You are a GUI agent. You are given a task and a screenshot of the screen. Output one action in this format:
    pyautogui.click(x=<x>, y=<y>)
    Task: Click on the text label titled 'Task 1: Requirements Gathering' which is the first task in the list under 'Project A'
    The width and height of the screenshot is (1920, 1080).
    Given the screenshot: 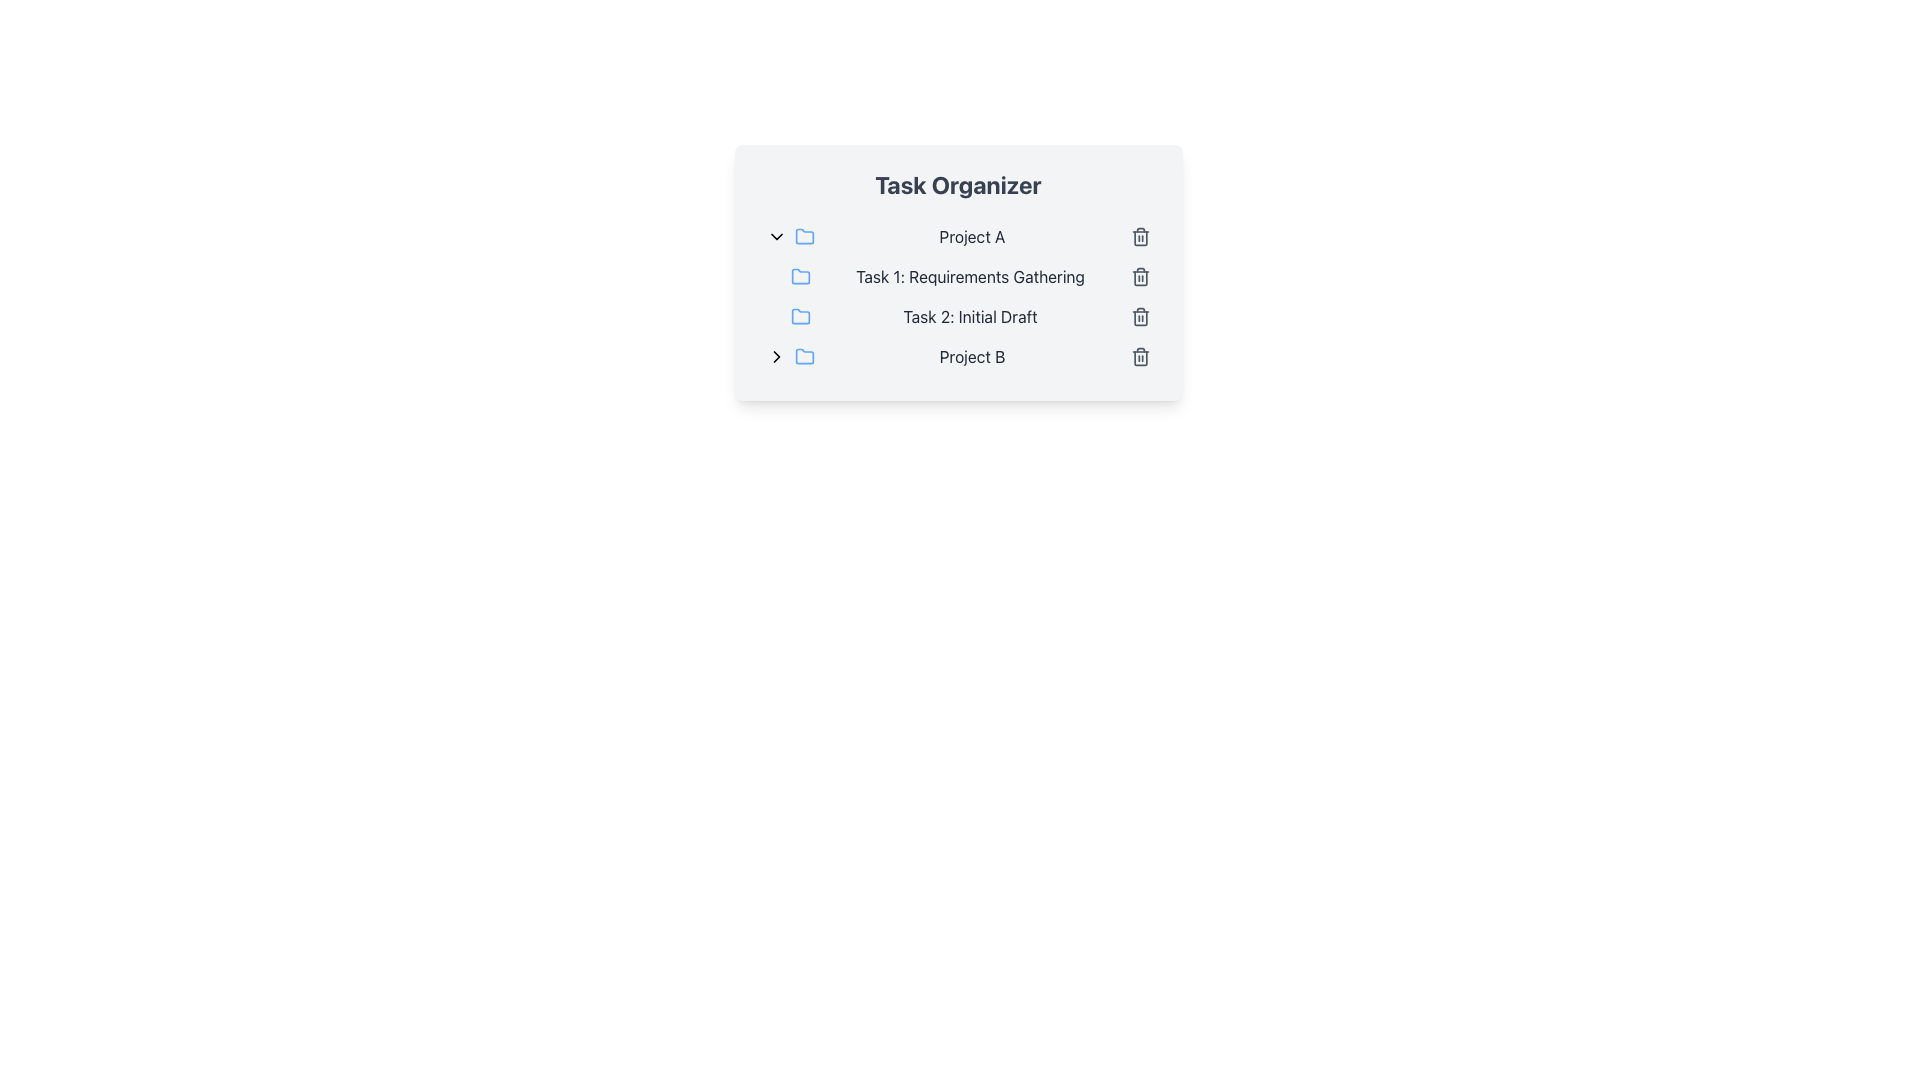 What is the action you would take?
    pyautogui.click(x=970, y=277)
    